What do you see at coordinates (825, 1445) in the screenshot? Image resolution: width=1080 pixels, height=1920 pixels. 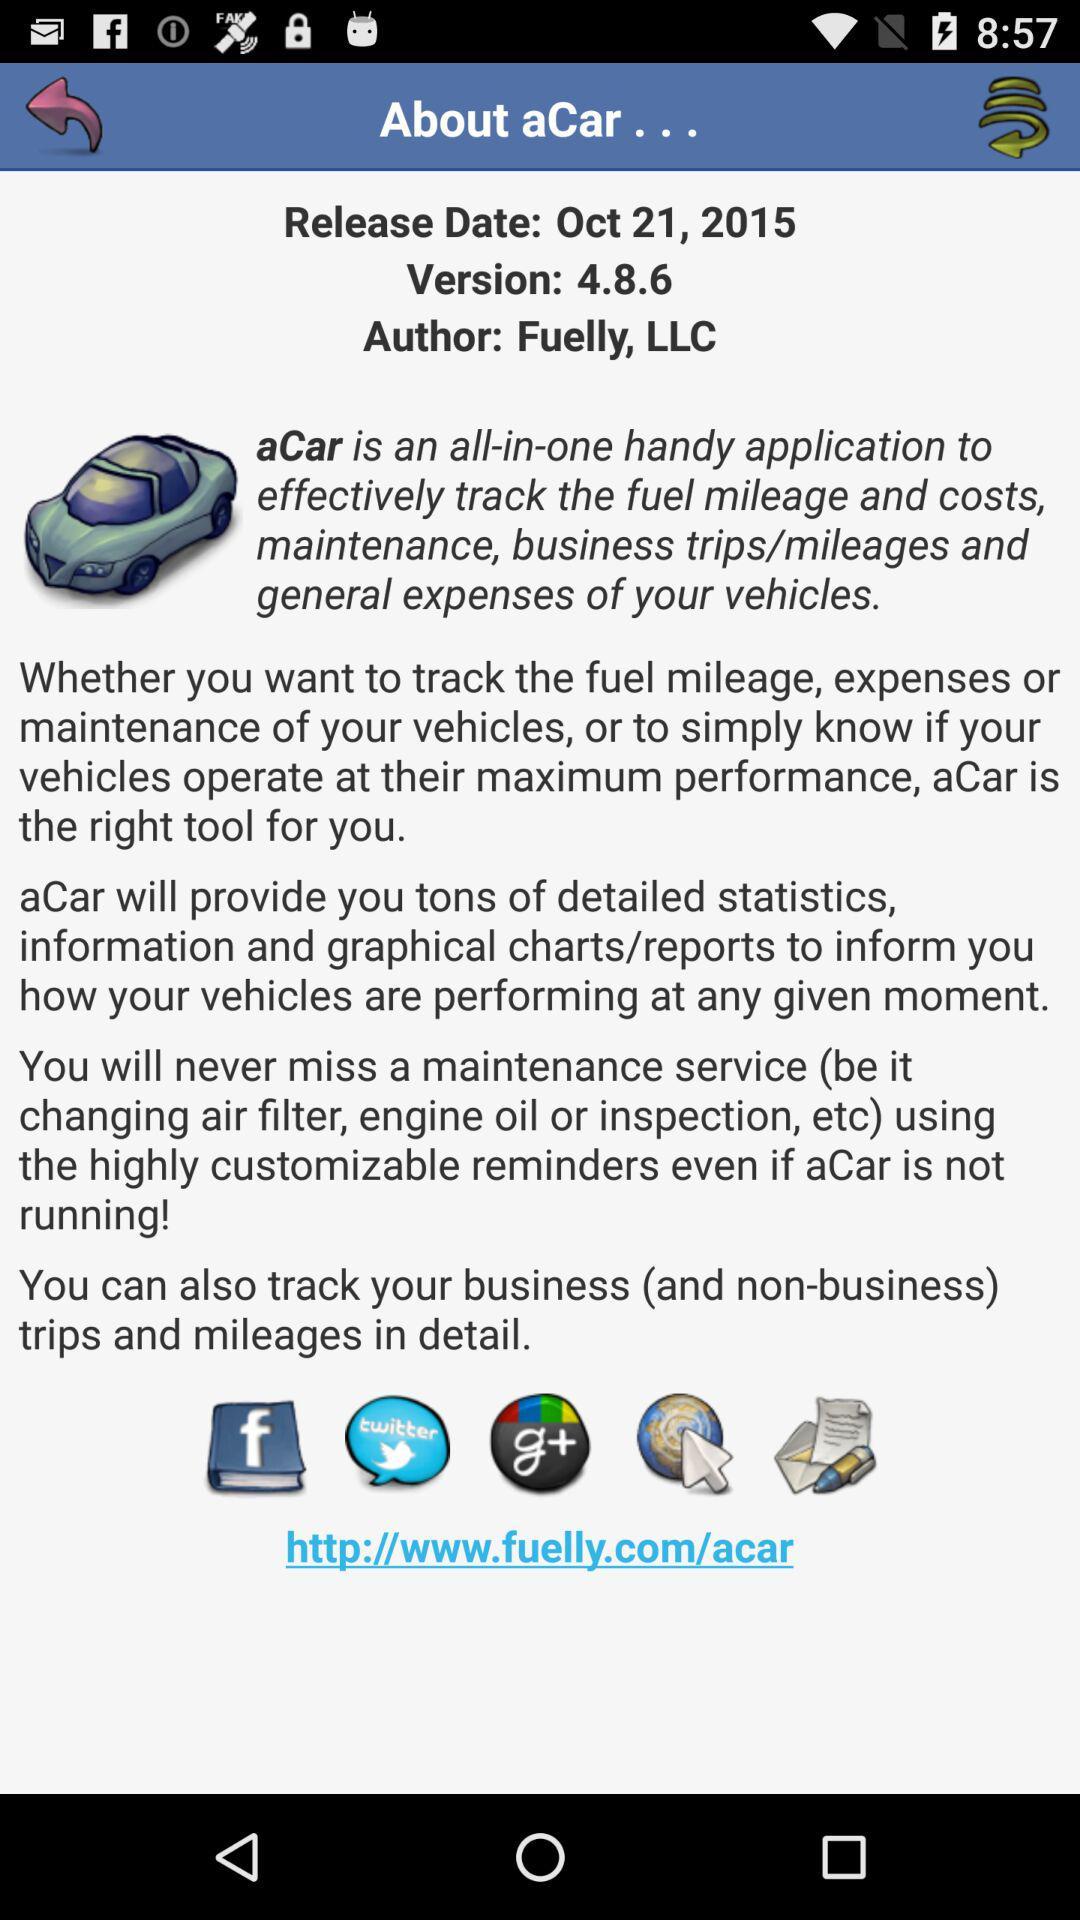 I see `send email` at bounding box center [825, 1445].